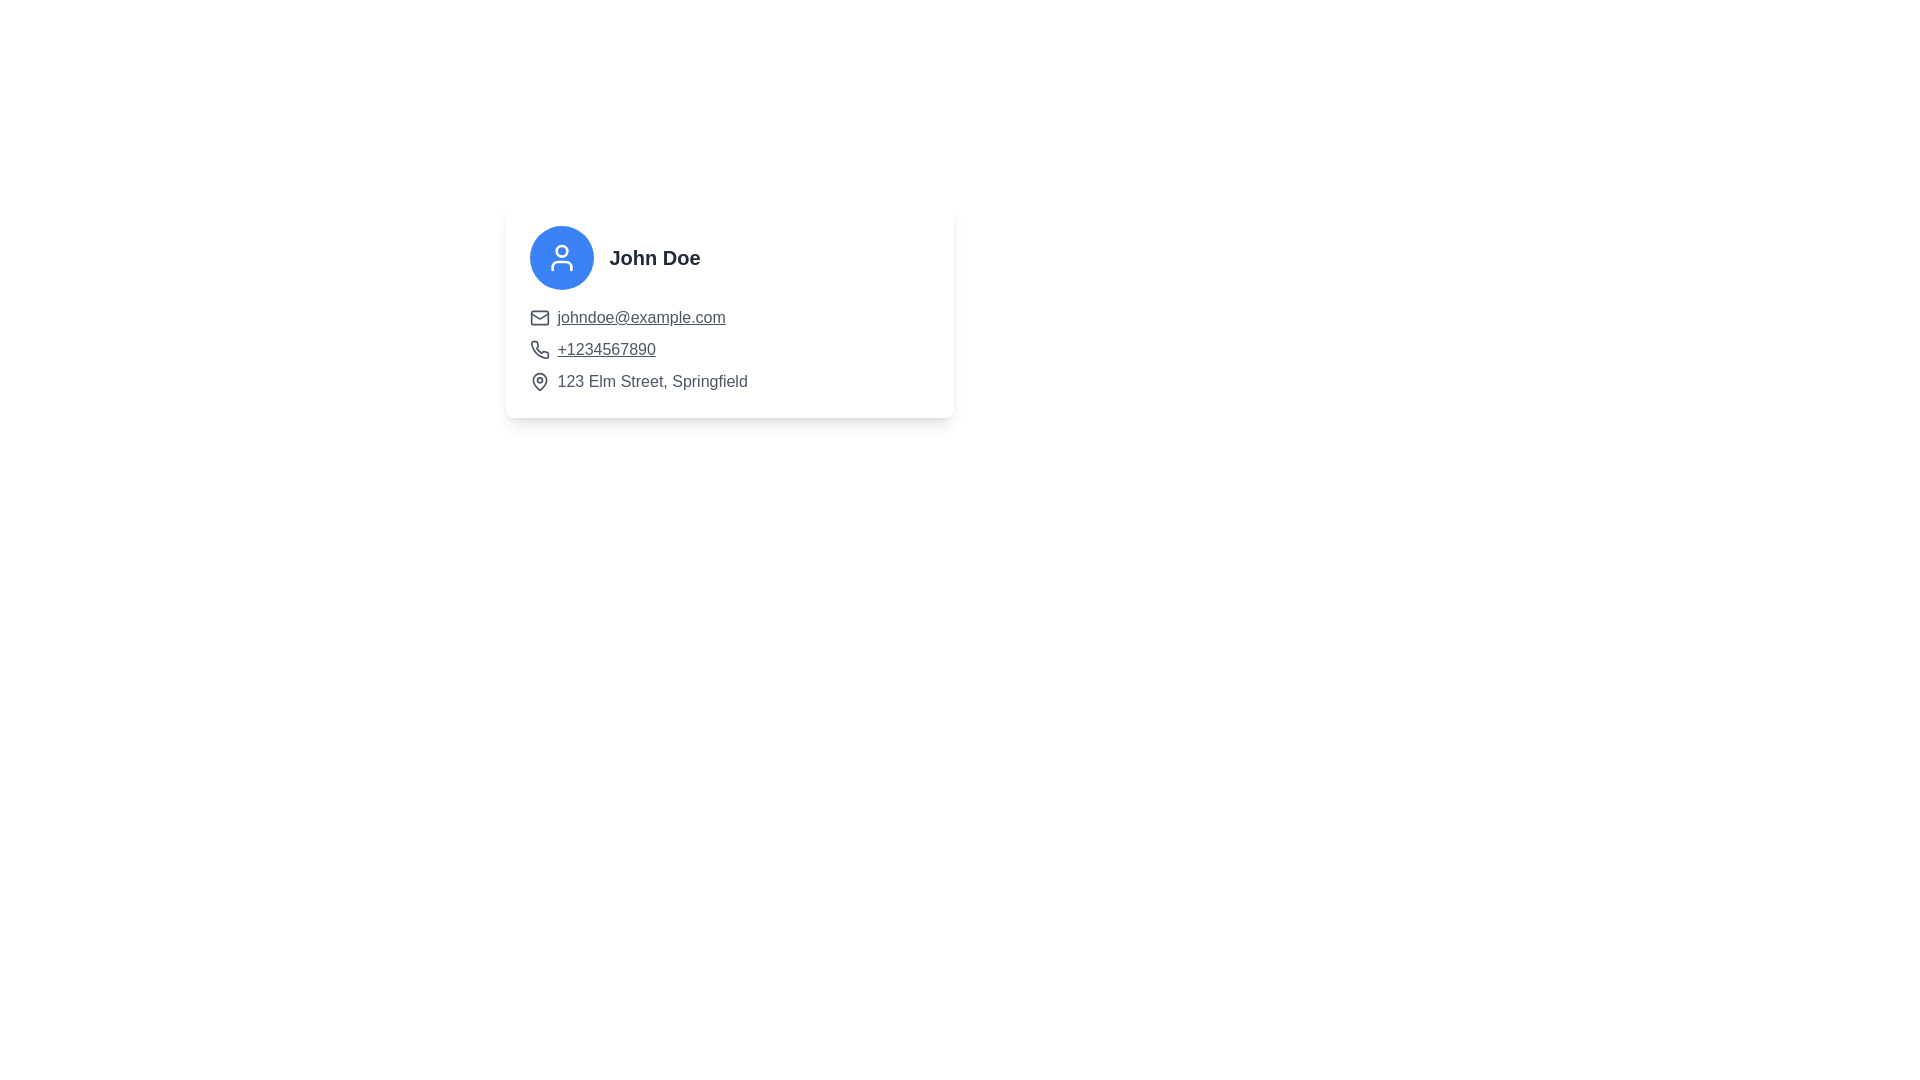 The image size is (1920, 1080). What do you see at coordinates (539, 349) in the screenshot?
I see `the gray telephone receiver icon located to the left of the phone number '+1234567890'` at bounding box center [539, 349].